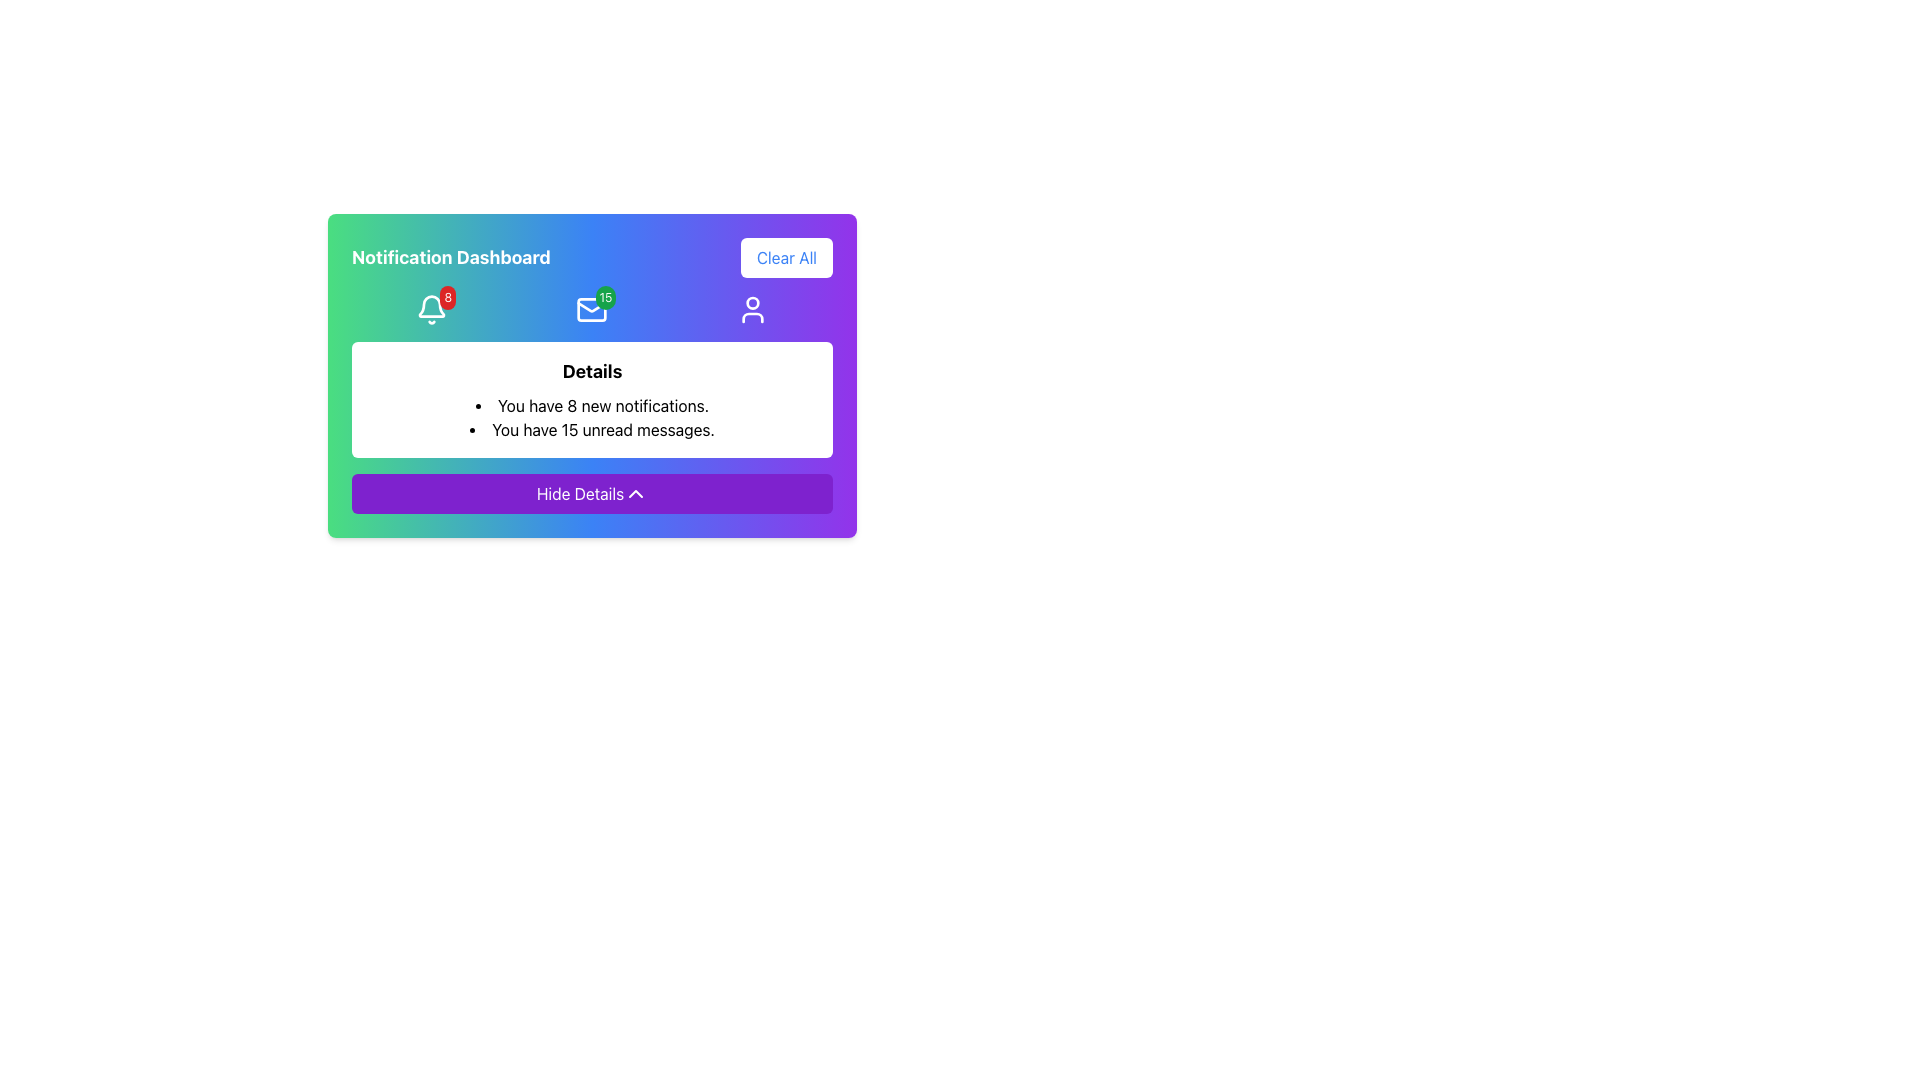  I want to click on the small circular badge with a red background and white text displaying the number '8', which is positioned above and slightly to the right of the bell icon in the notification dashboard interface, so click(447, 297).